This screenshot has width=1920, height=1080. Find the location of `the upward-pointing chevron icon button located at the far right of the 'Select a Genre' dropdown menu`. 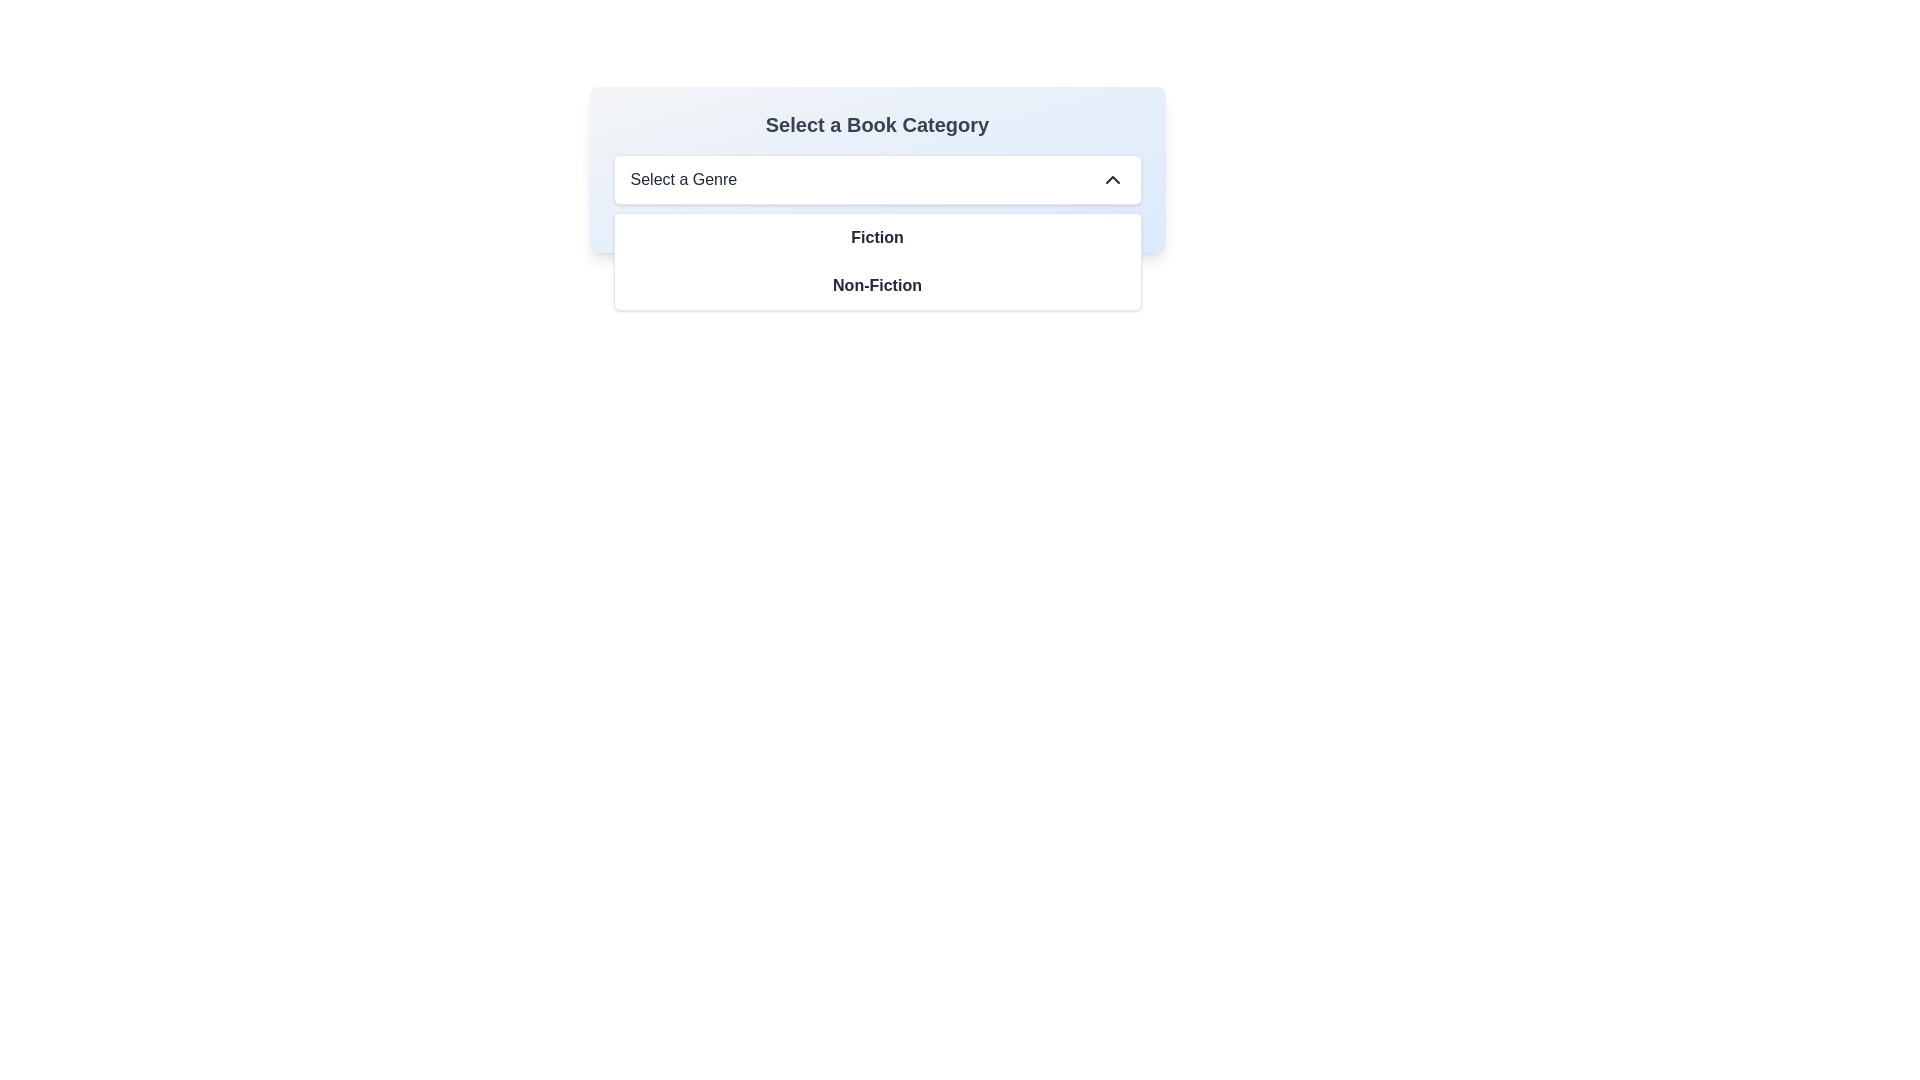

the upward-pointing chevron icon button located at the far right of the 'Select a Genre' dropdown menu is located at coordinates (1111, 180).